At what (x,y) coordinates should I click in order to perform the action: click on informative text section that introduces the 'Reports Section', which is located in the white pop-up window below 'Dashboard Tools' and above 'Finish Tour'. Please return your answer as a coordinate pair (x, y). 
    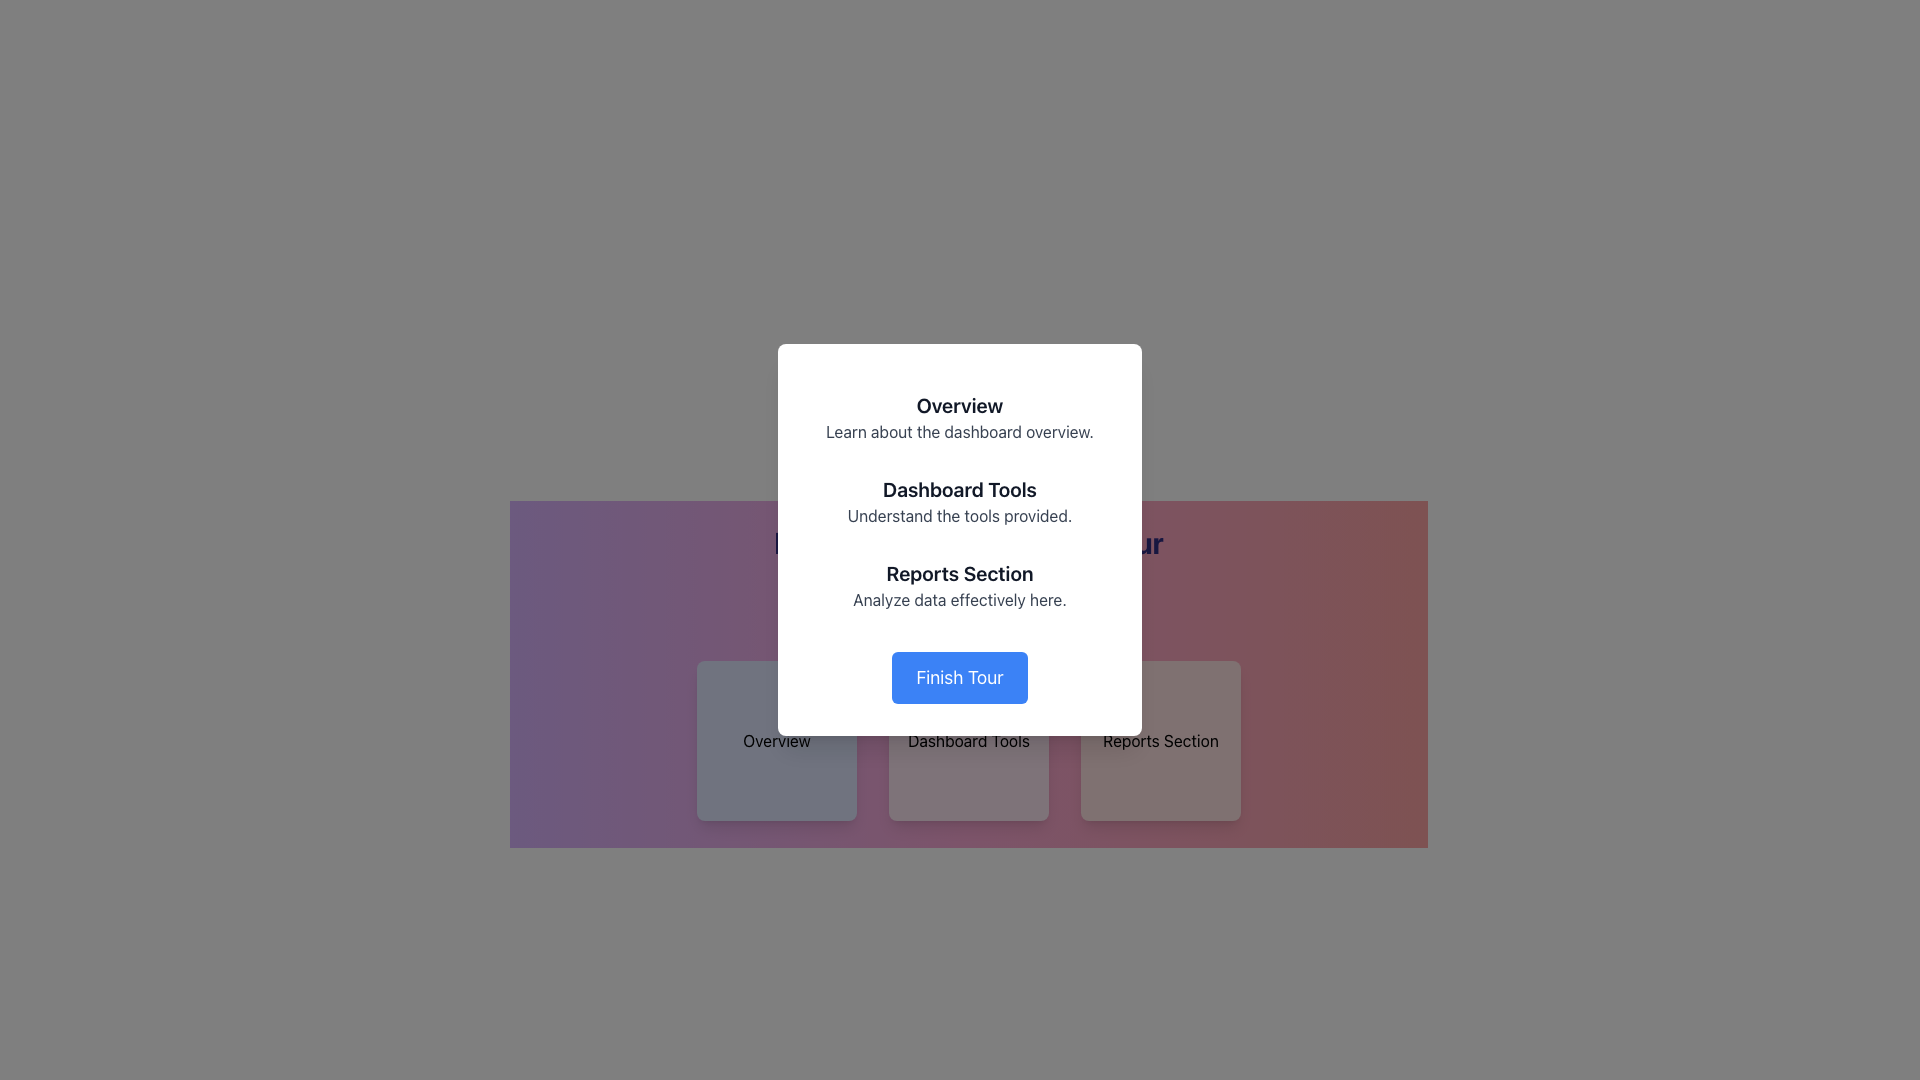
    Looking at the image, I should click on (960, 585).